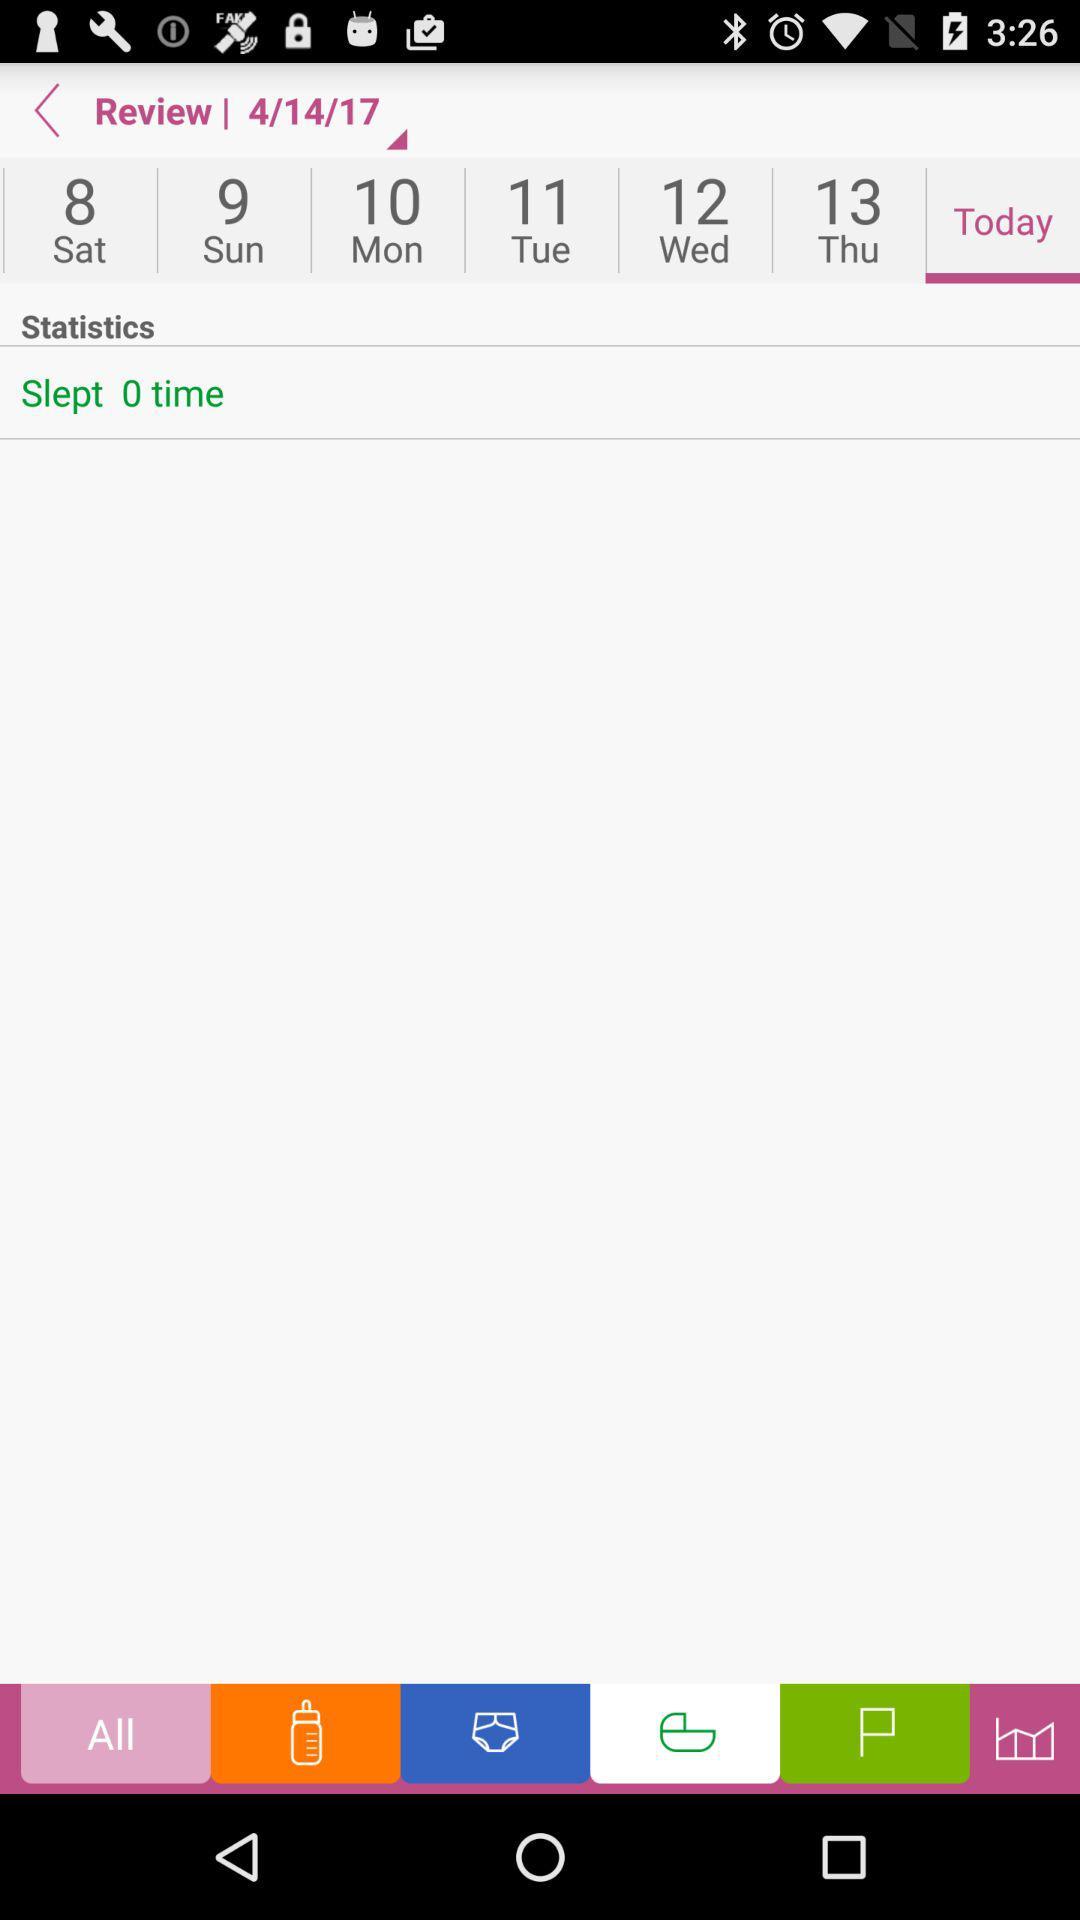 The width and height of the screenshot is (1080, 1920). What do you see at coordinates (322, 109) in the screenshot?
I see `the item above the 9 icon` at bounding box center [322, 109].